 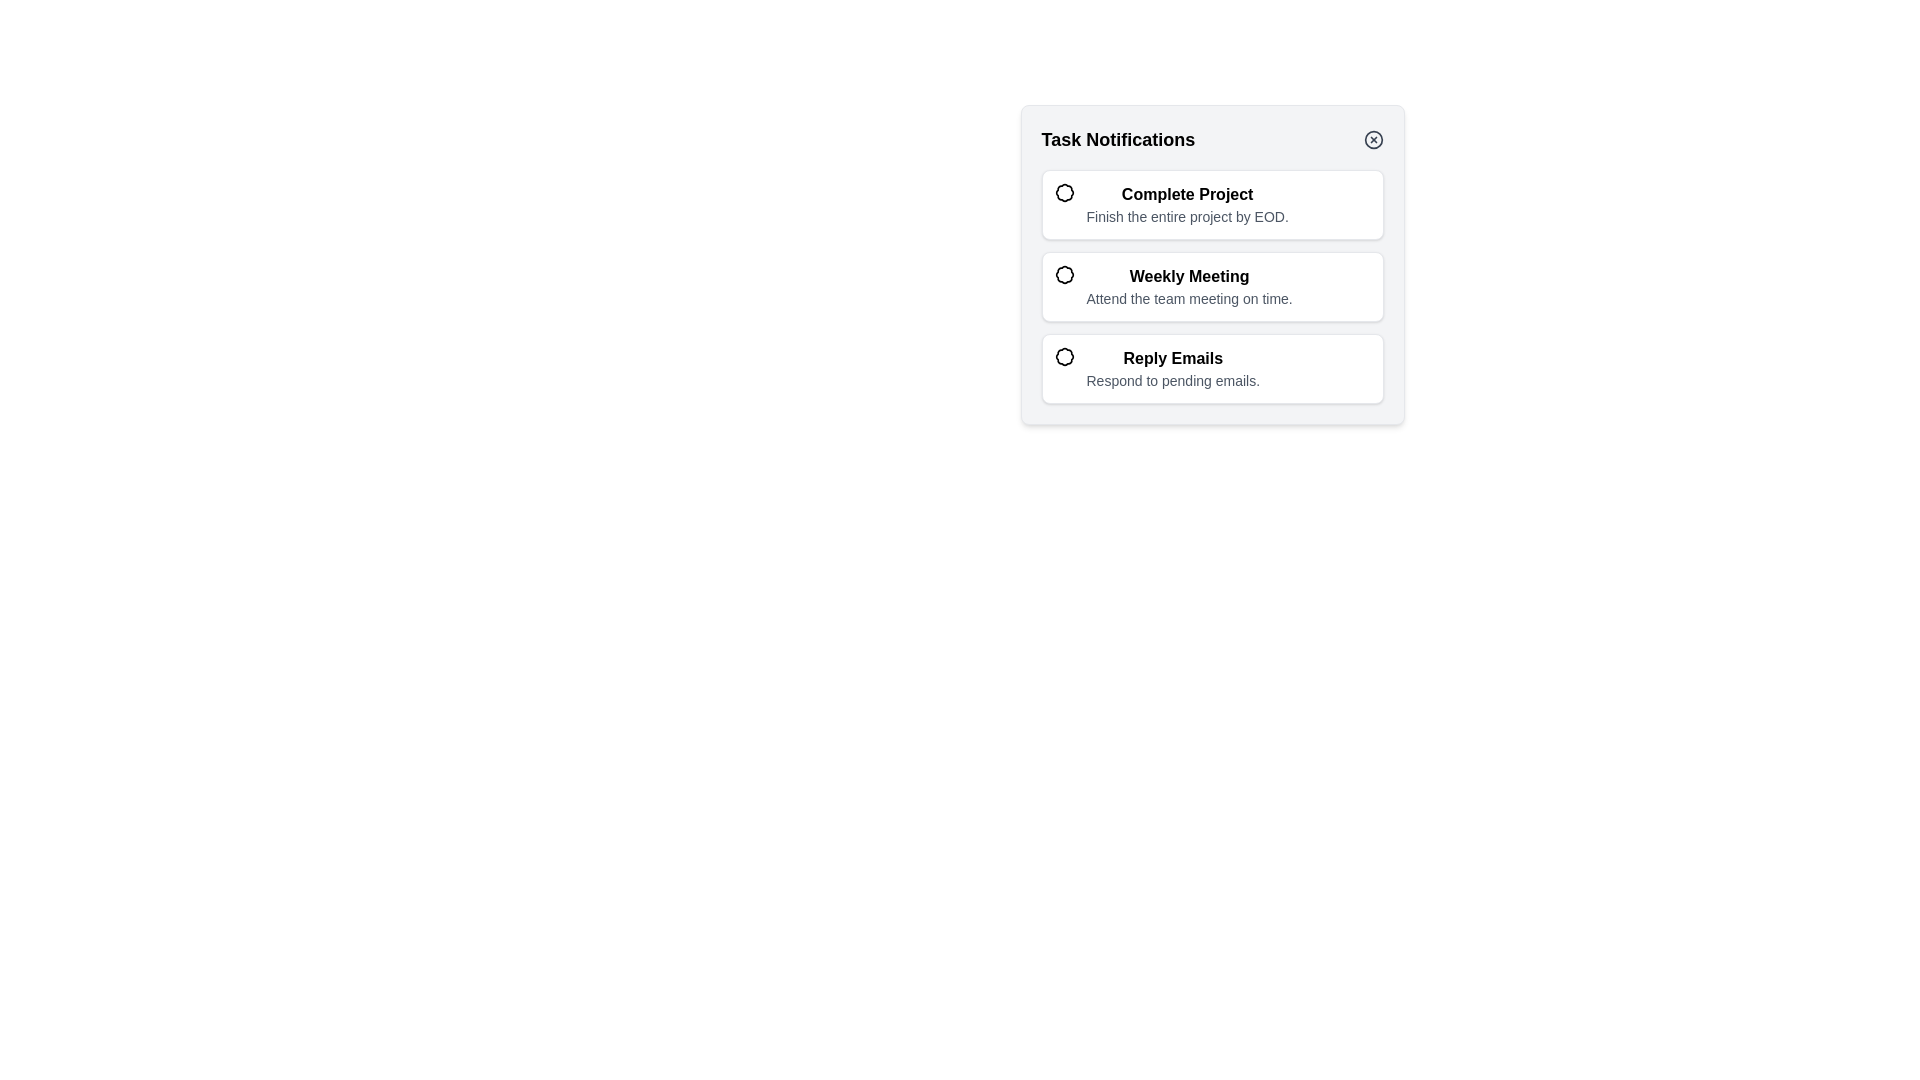 What do you see at coordinates (1187, 216) in the screenshot?
I see `the informational text that provides additional details or instructions related to the 'Complete Project' task, located beneath the bold text 'Complete Project'` at bounding box center [1187, 216].